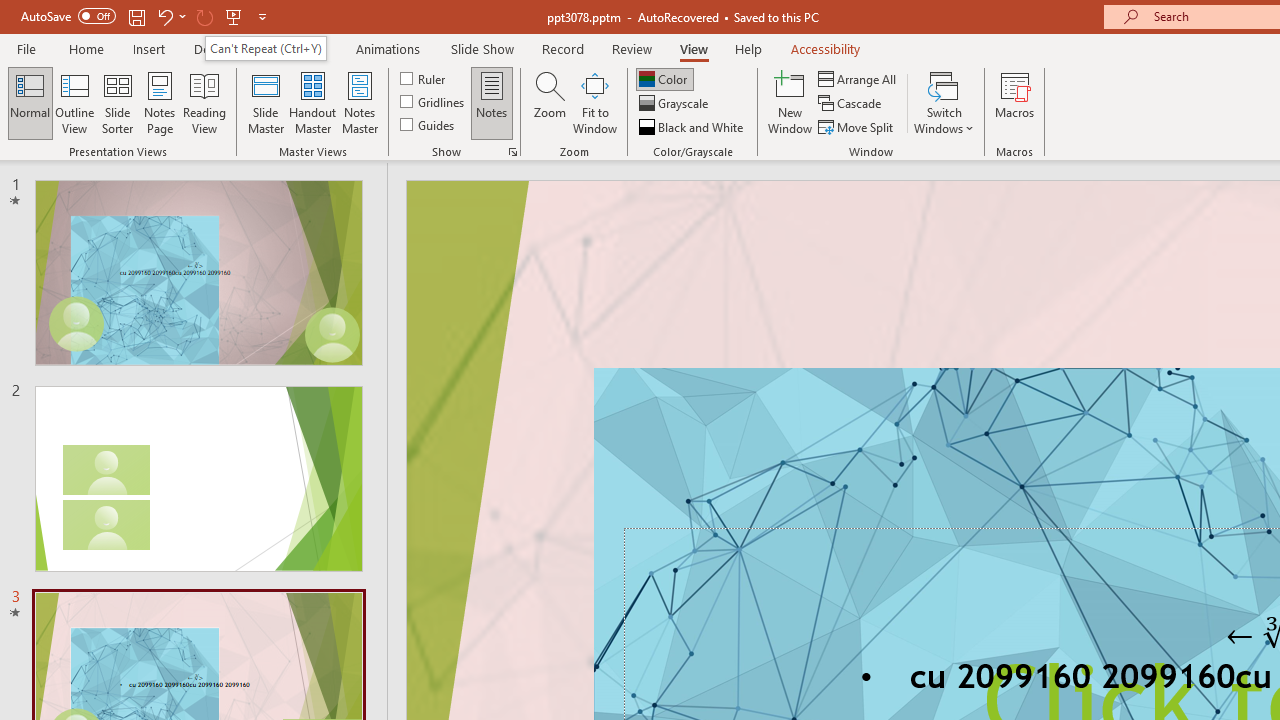 Image resolution: width=1280 pixels, height=720 pixels. Describe the element at coordinates (789, 103) in the screenshot. I see `'New Window'` at that location.